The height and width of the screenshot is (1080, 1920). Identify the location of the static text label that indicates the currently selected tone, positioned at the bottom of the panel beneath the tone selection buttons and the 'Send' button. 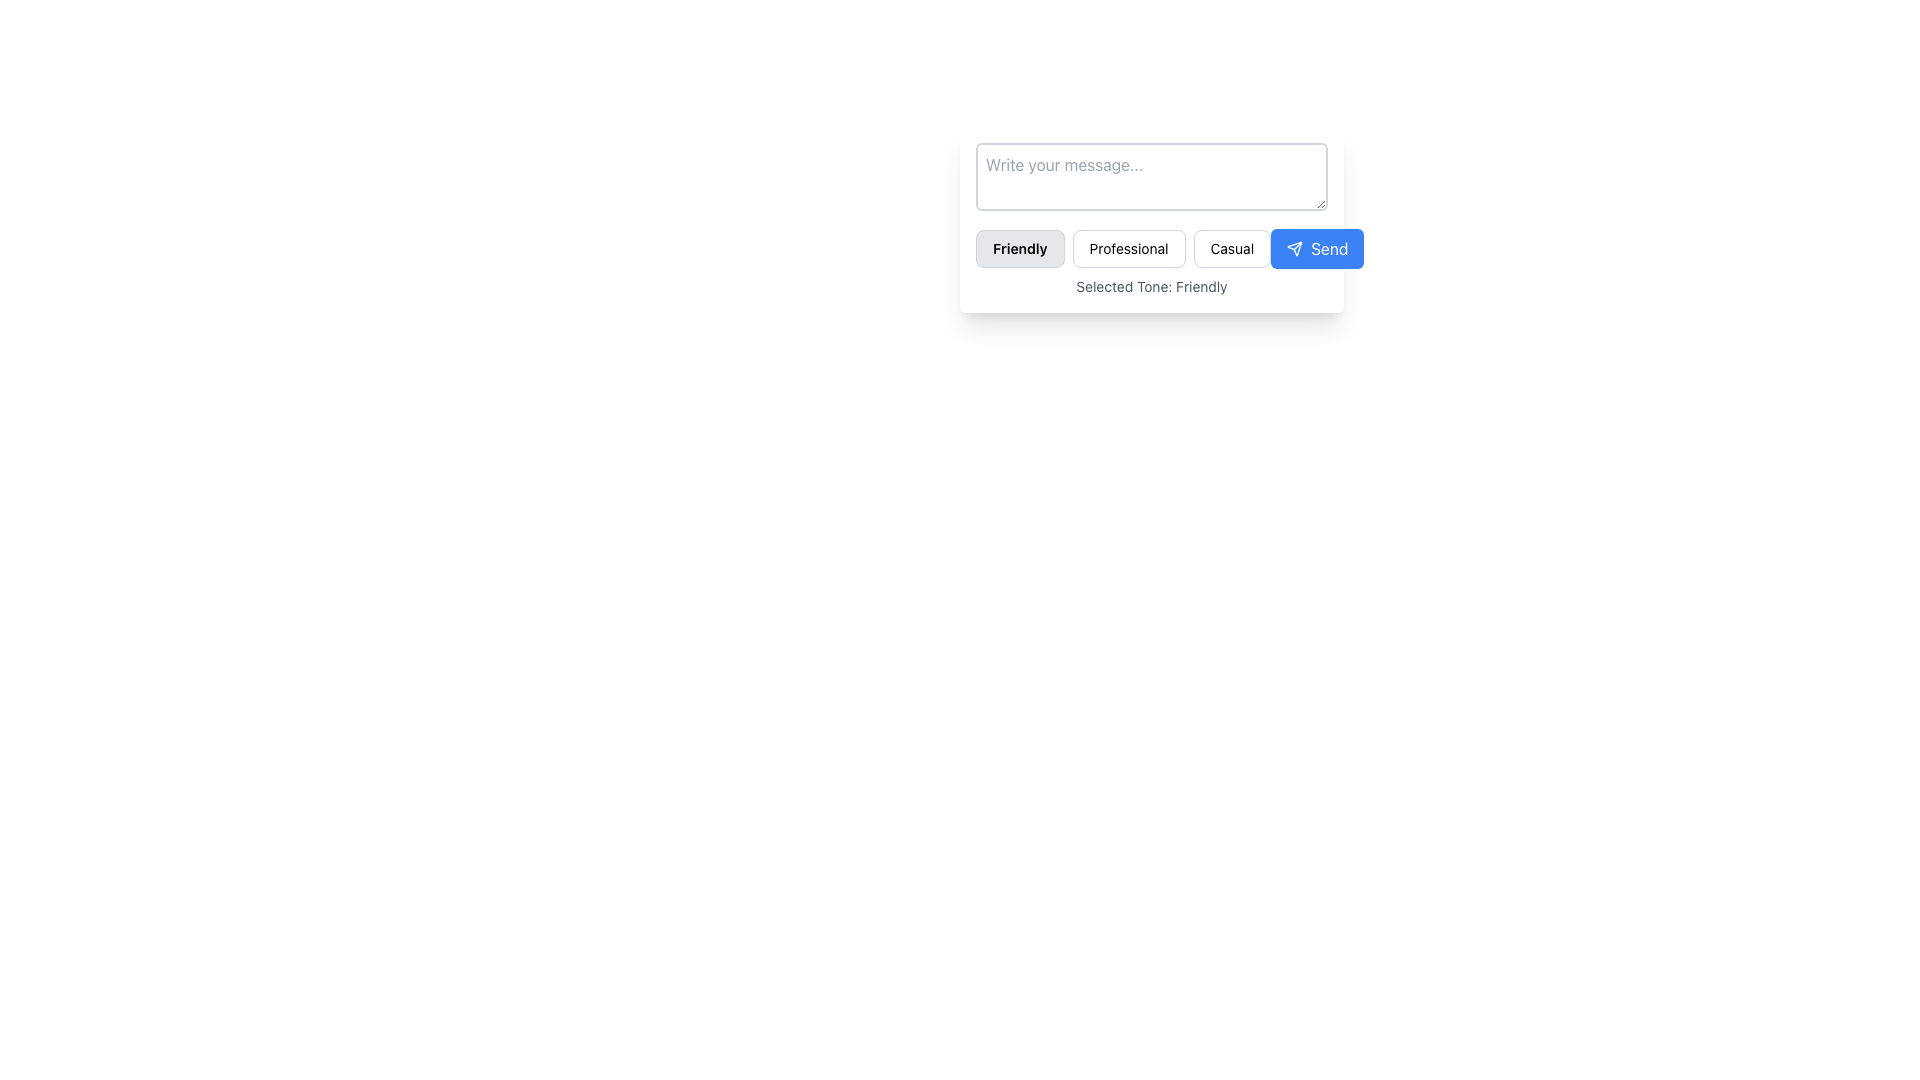
(1152, 286).